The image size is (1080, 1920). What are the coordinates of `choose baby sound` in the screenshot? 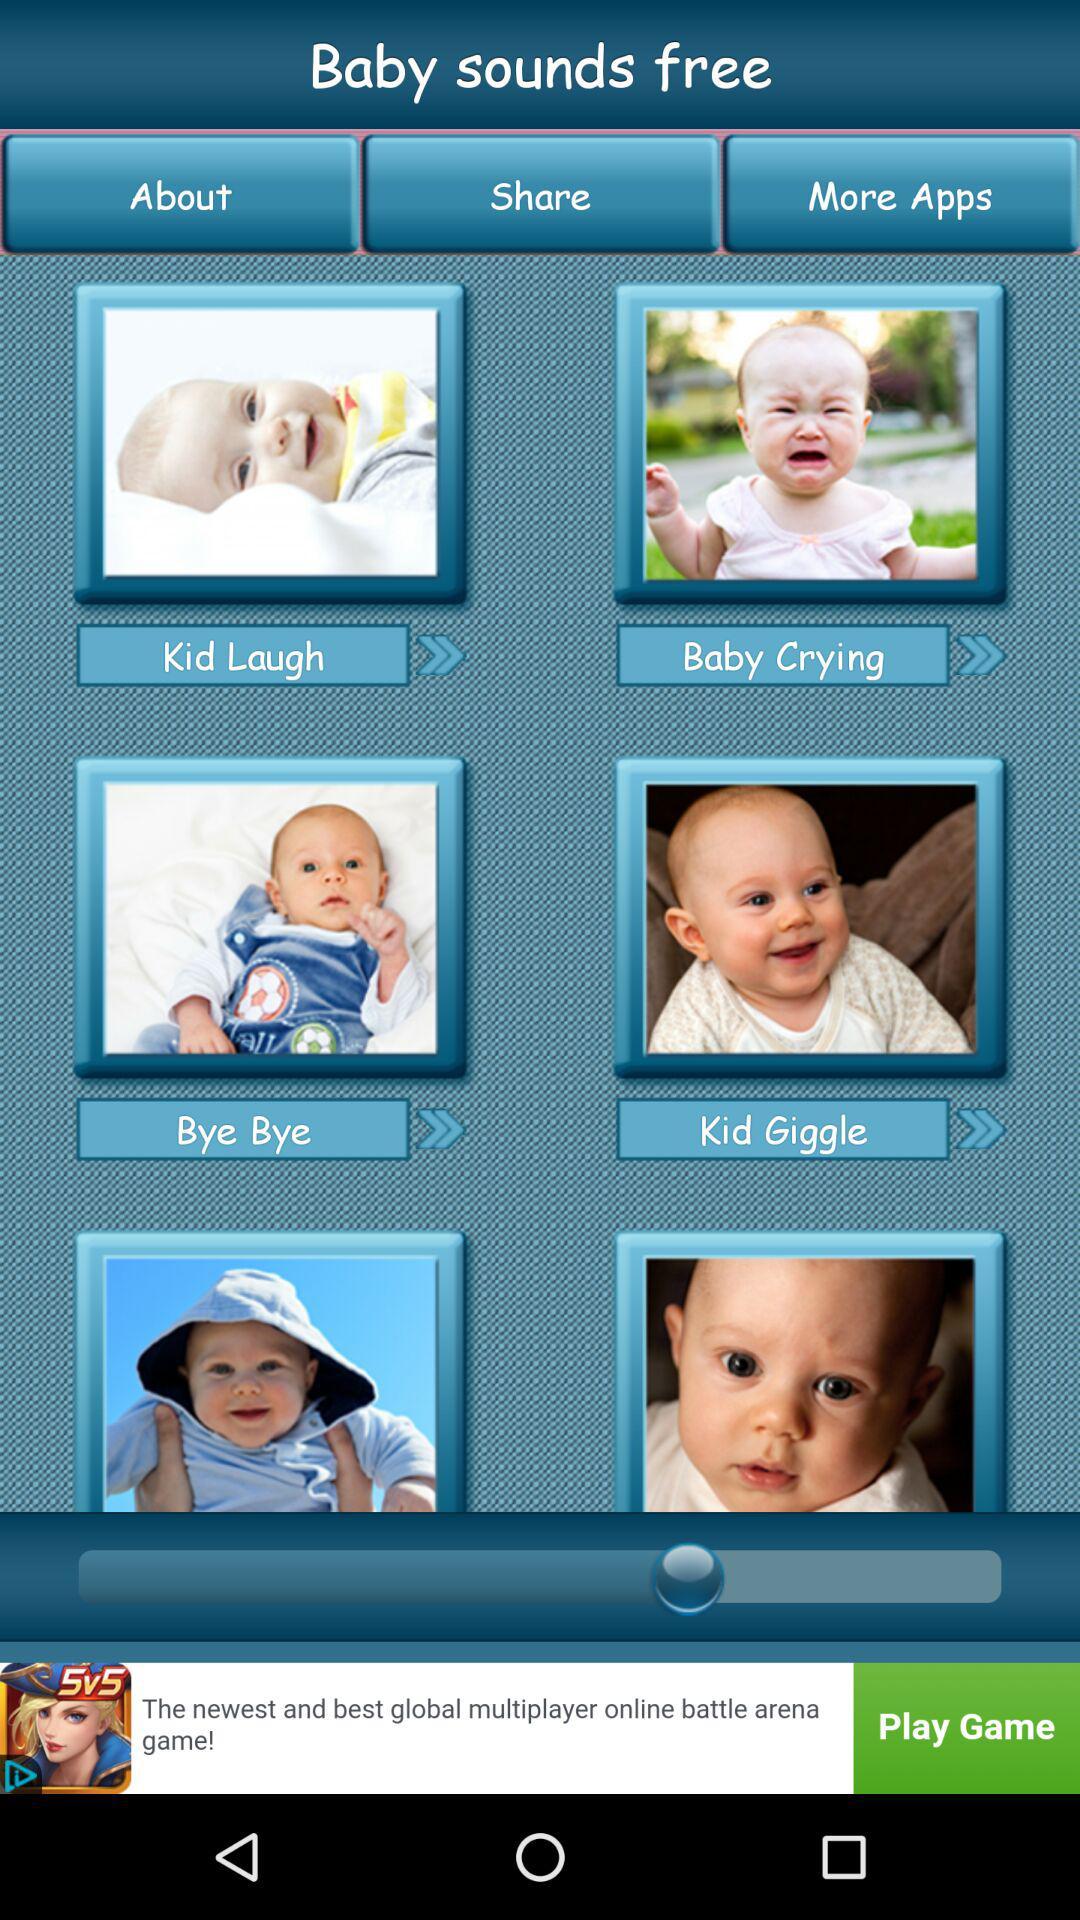 It's located at (270, 917).